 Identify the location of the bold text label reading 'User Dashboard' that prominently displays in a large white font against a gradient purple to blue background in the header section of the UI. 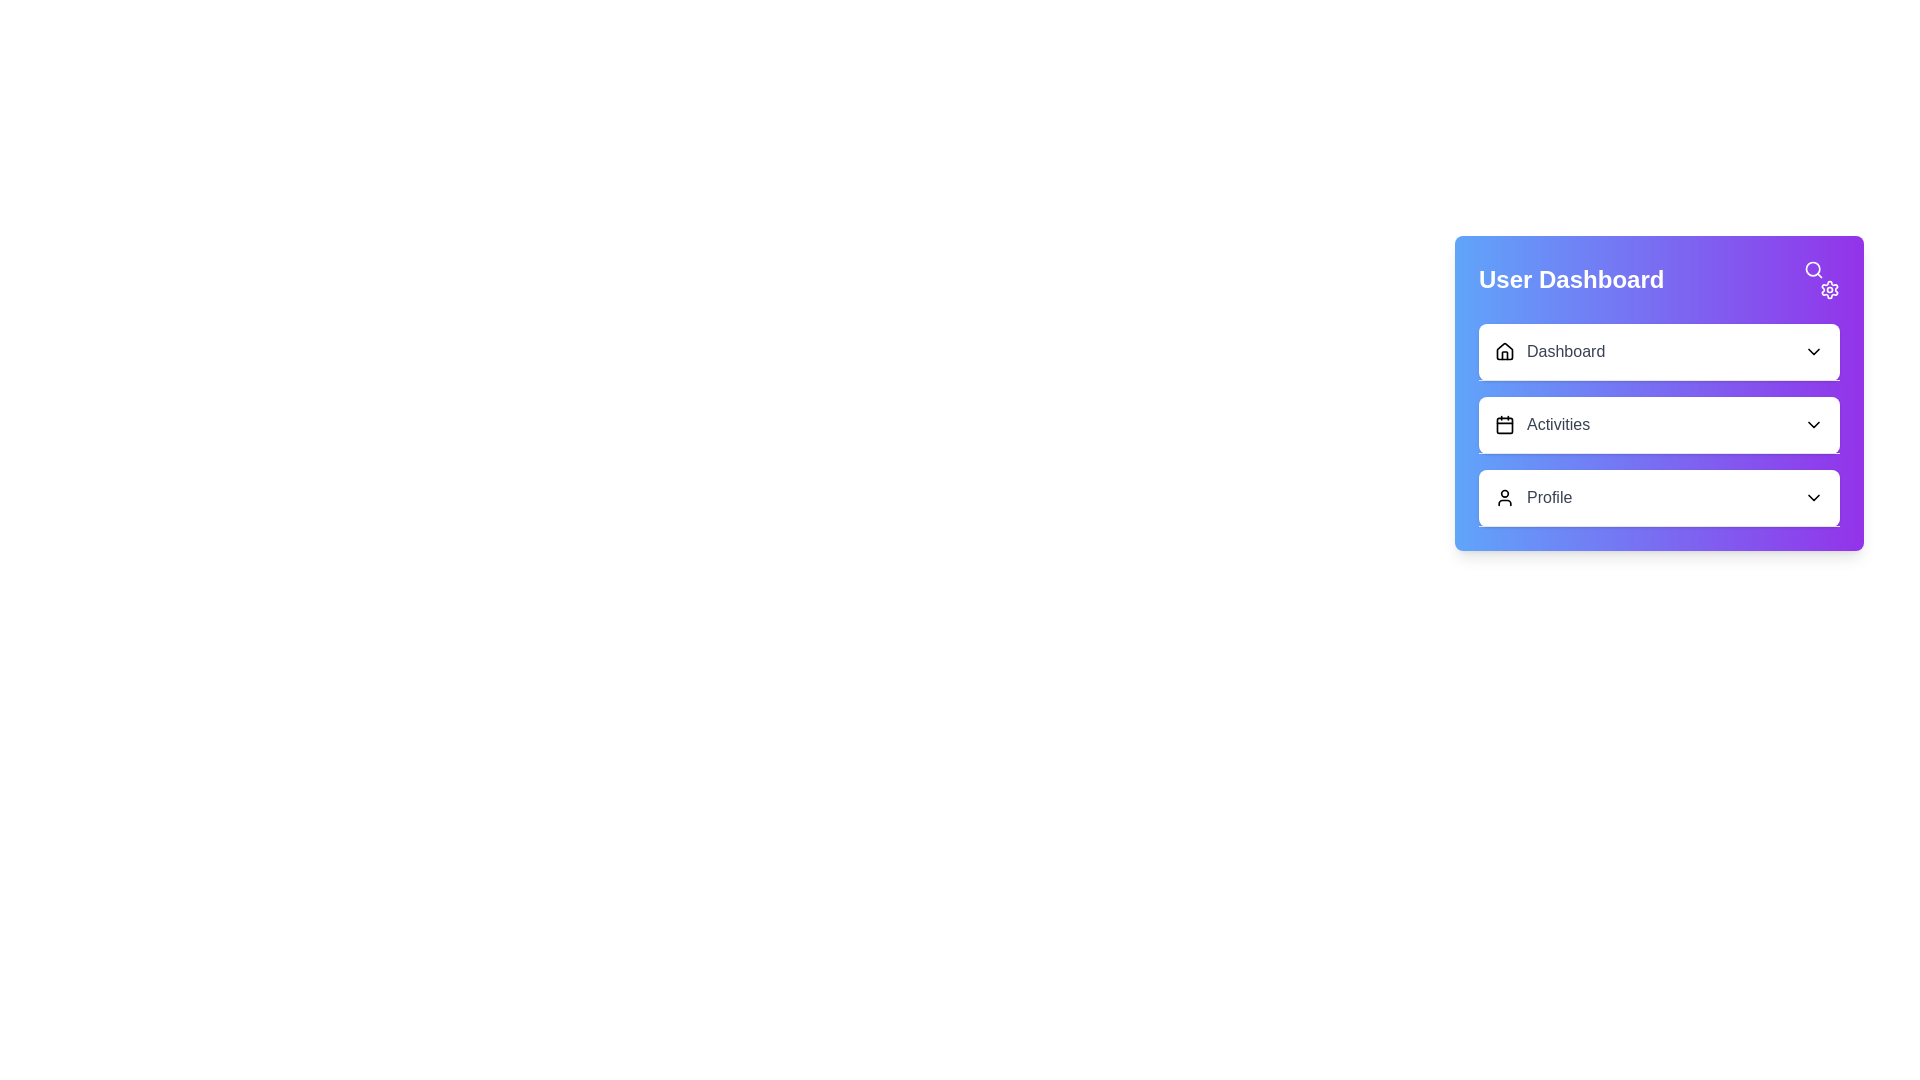
(1570, 280).